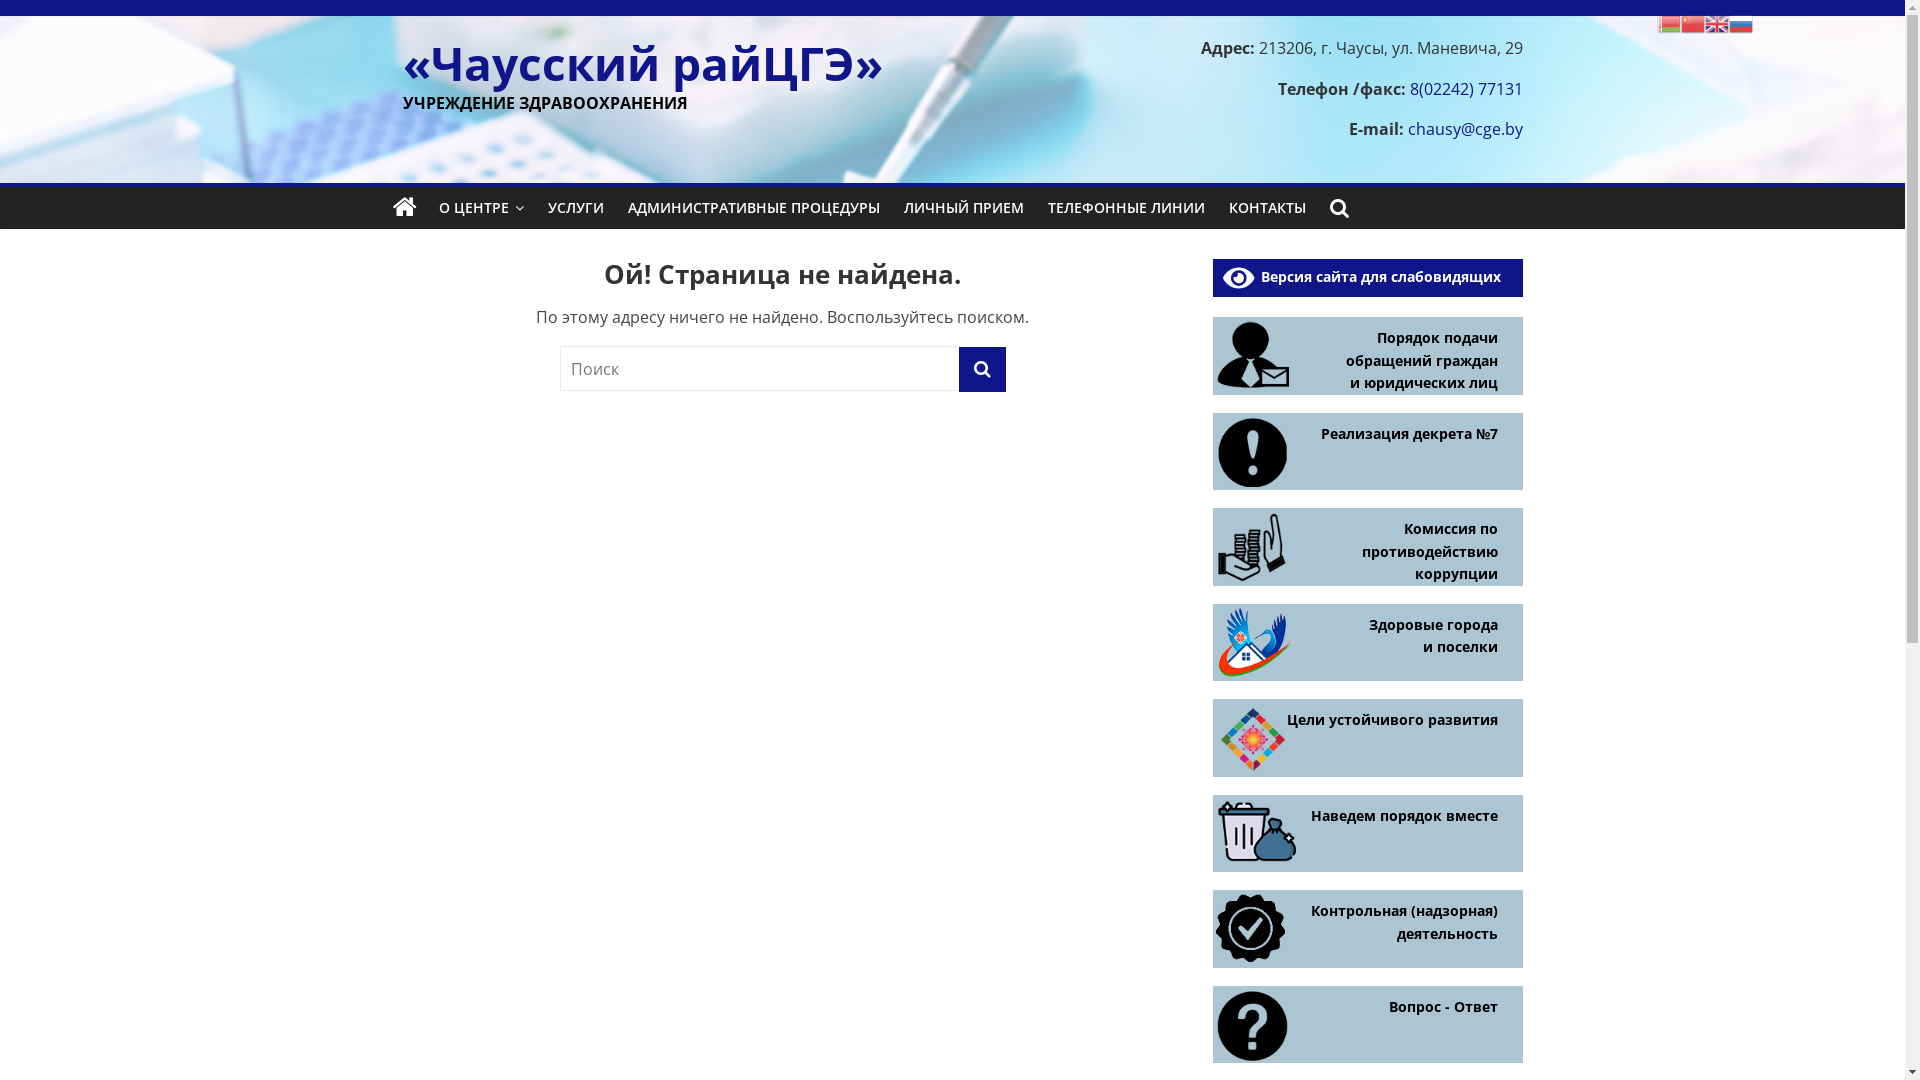 The width and height of the screenshot is (1920, 1080). I want to click on 'English', so click(1716, 22).